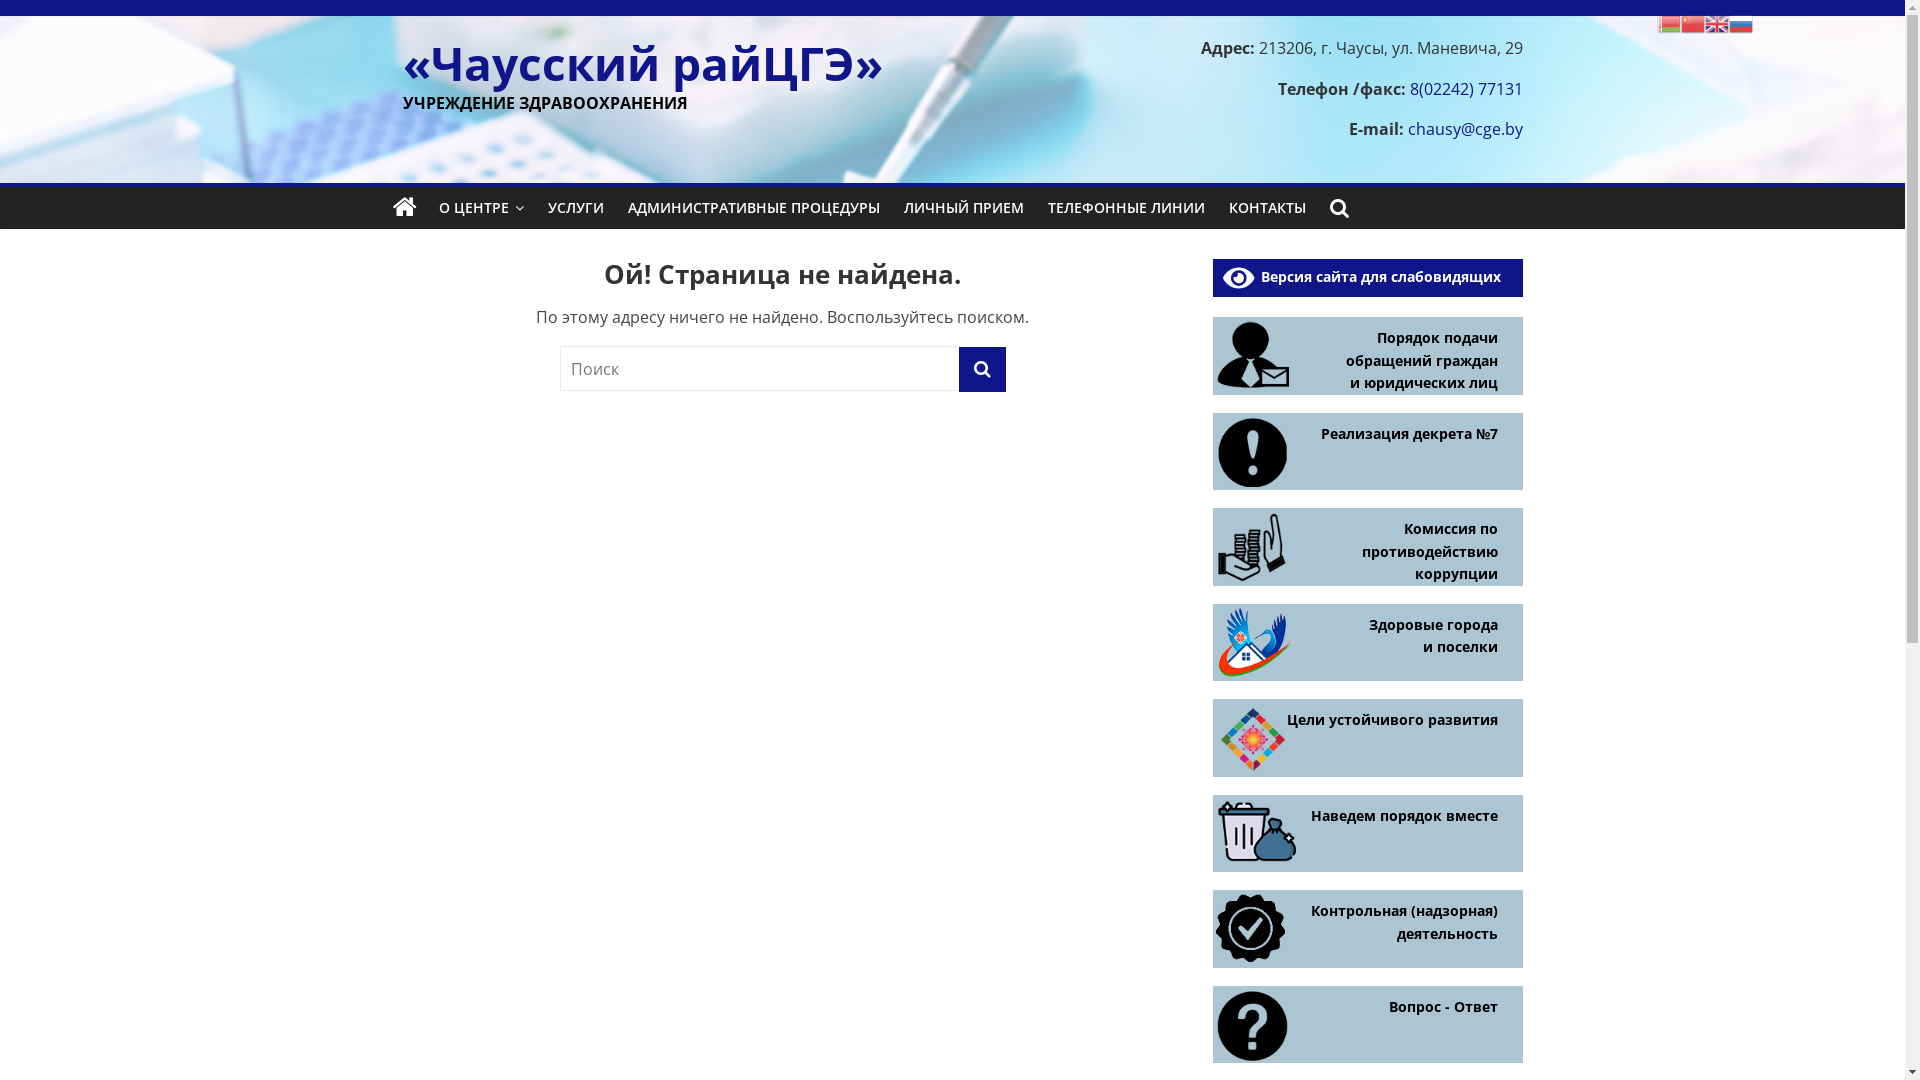 The width and height of the screenshot is (1920, 1080). I want to click on 'English', so click(1716, 22).